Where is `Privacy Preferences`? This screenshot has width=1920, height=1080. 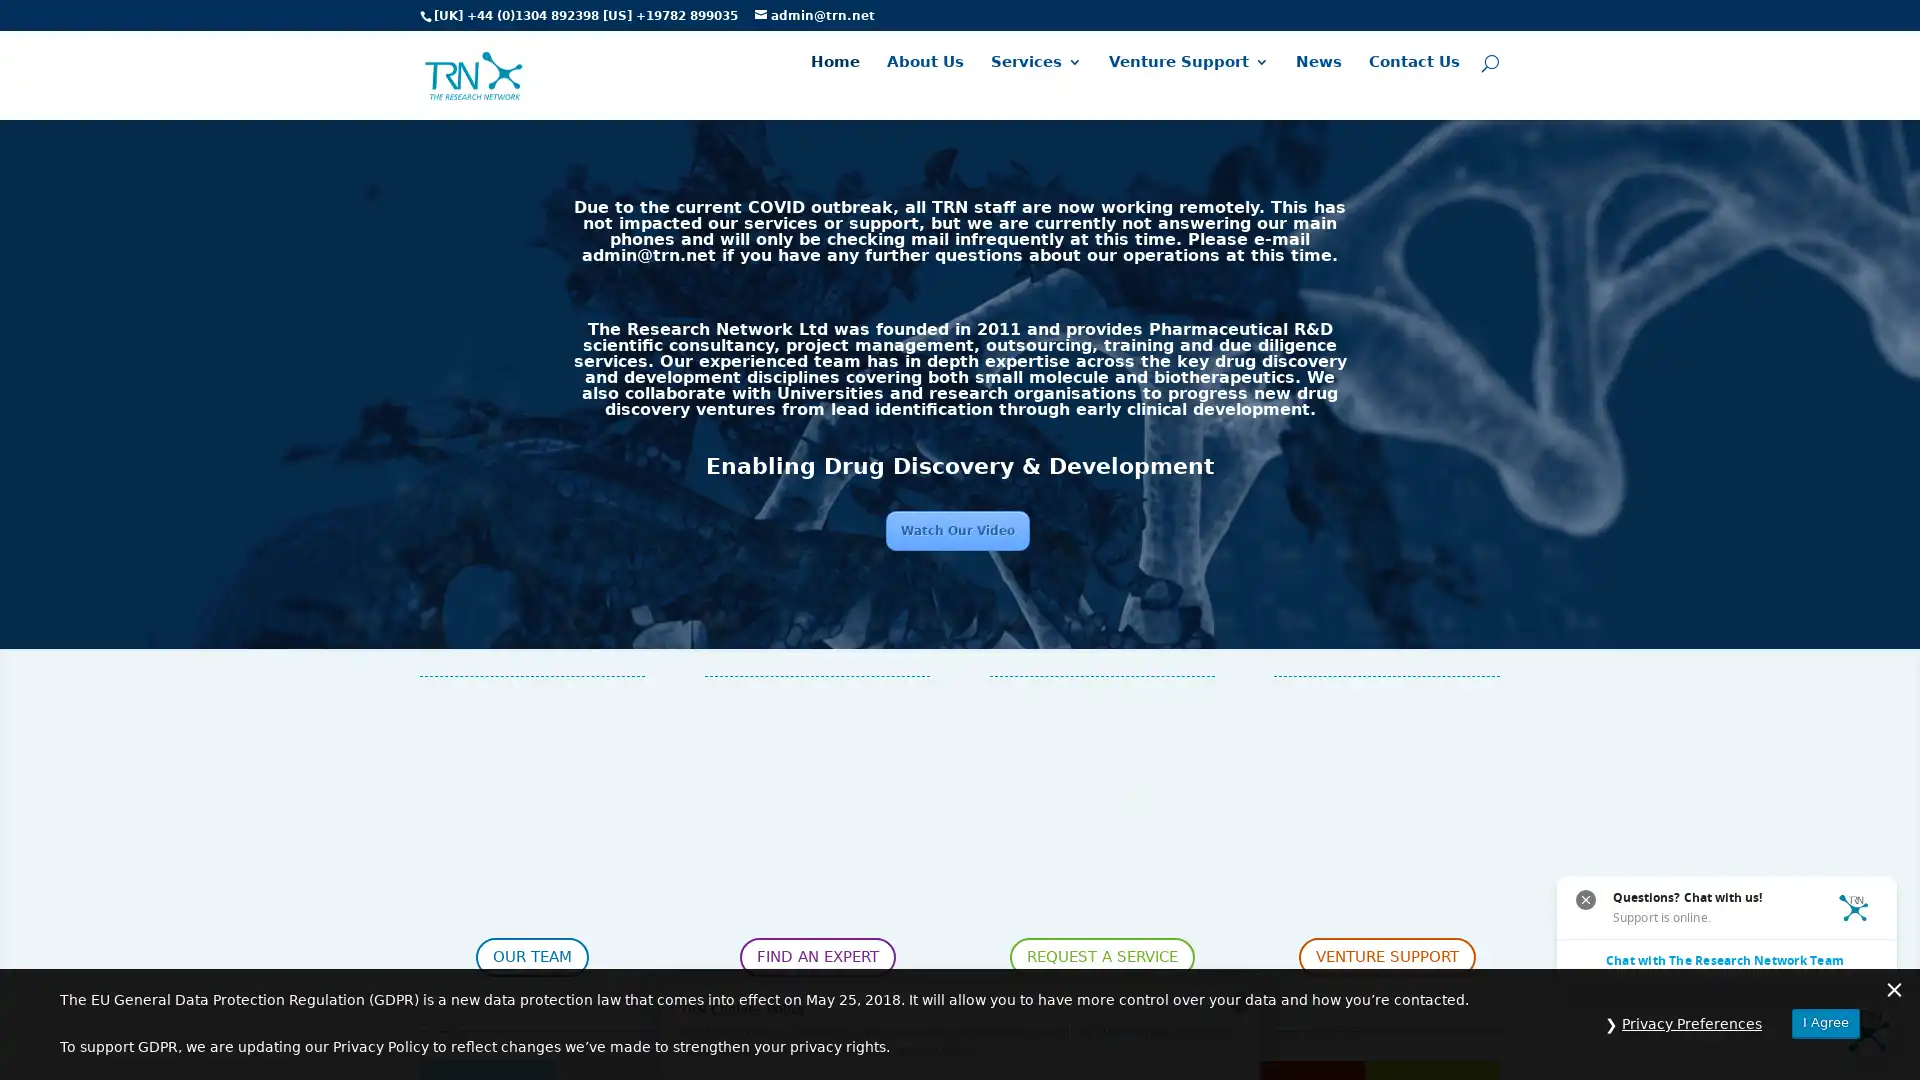 Privacy Preferences is located at coordinates (1691, 1023).